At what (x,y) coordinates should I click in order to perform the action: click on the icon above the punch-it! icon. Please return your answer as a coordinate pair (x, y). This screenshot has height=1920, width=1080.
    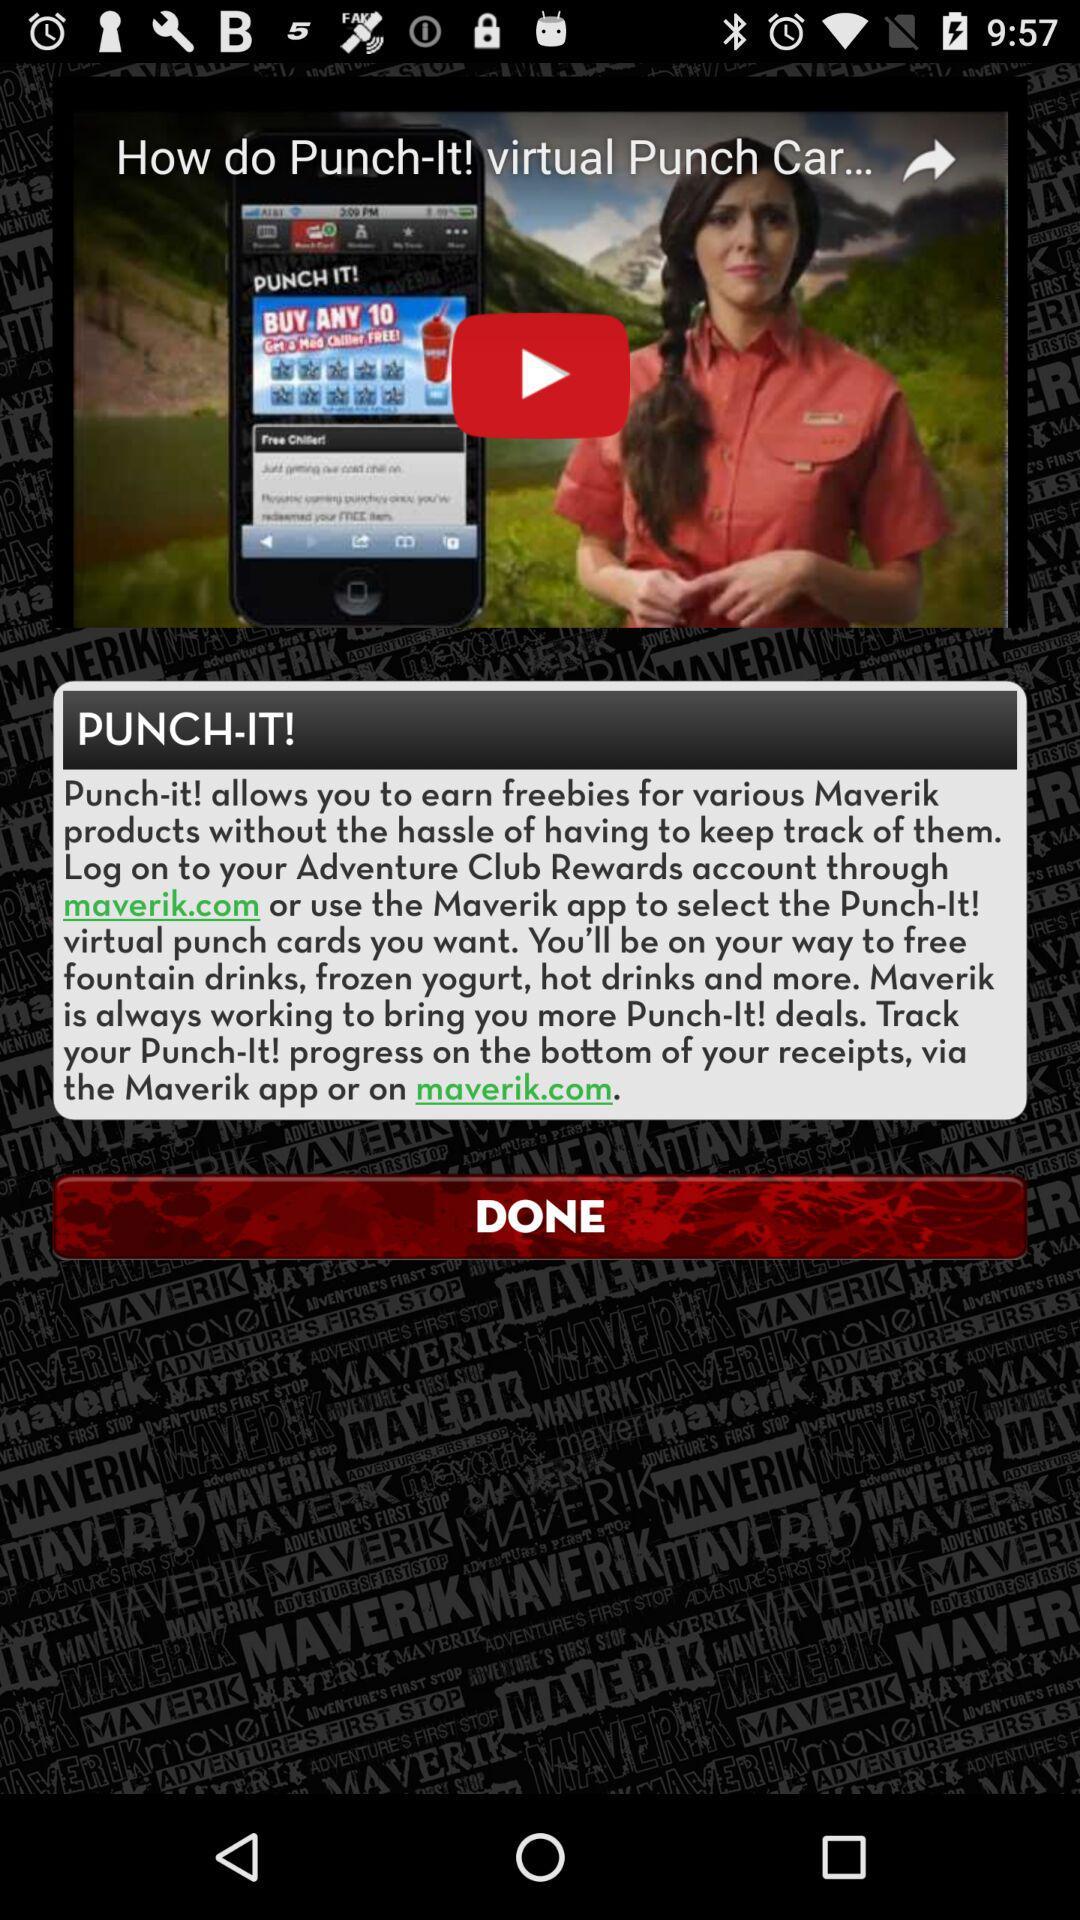
    Looking at the image, I should click on (540, 352).